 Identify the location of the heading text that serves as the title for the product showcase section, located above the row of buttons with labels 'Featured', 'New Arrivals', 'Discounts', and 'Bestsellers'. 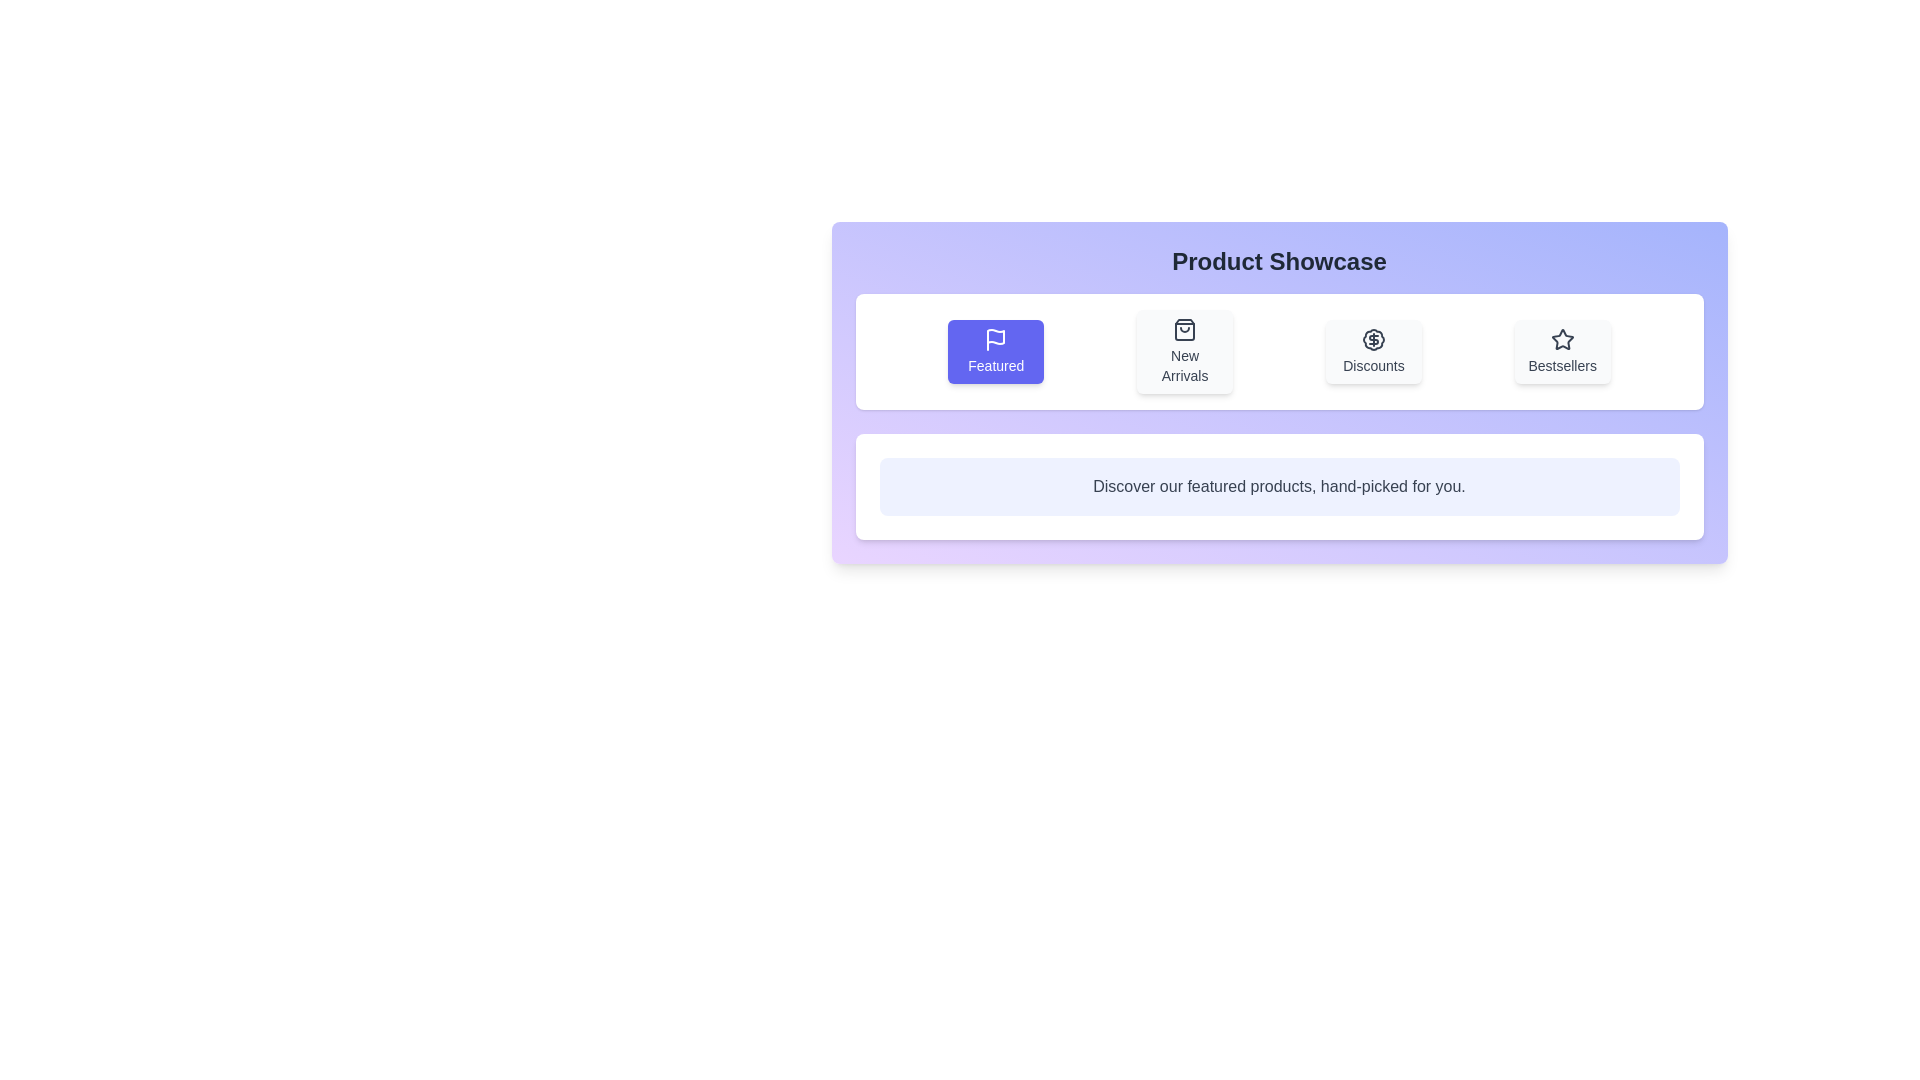
(1278, 261).